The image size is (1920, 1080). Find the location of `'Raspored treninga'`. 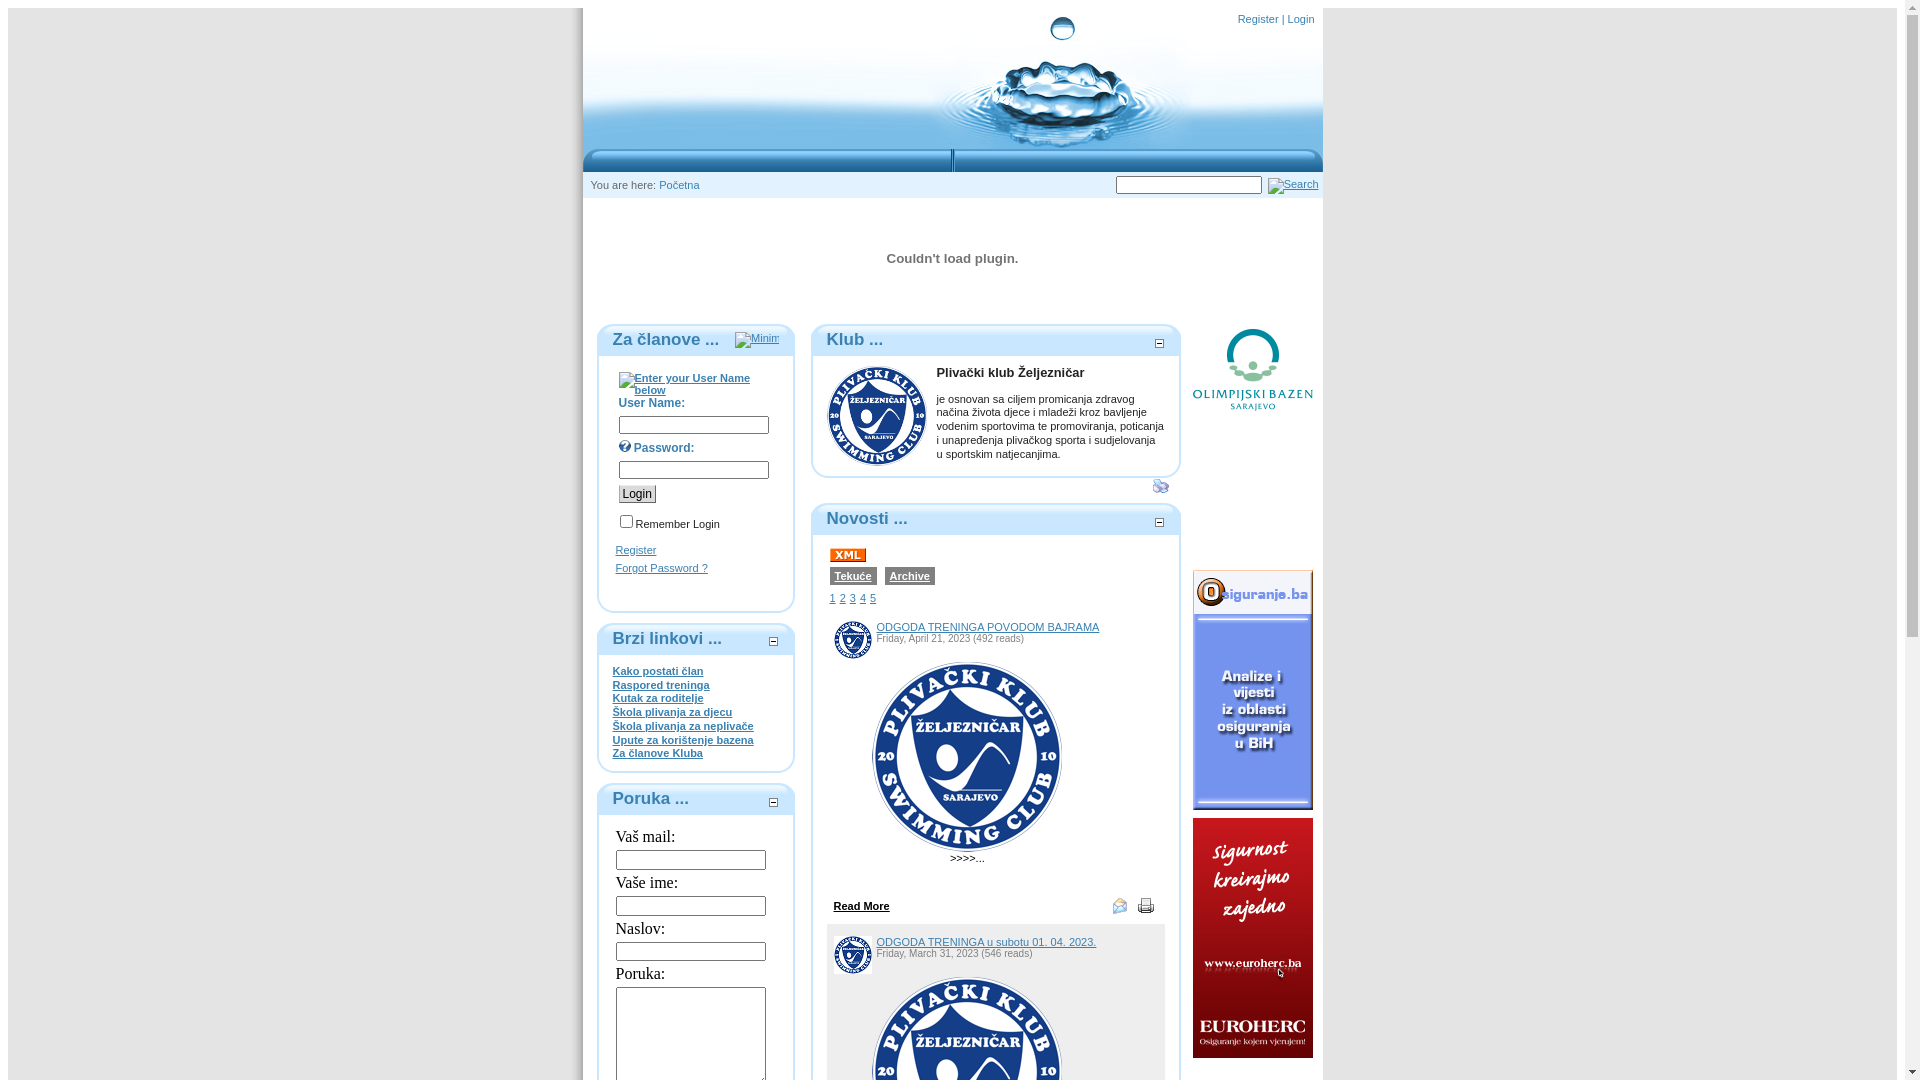

'Raspored treninga' is located at coordinates (660, 684).